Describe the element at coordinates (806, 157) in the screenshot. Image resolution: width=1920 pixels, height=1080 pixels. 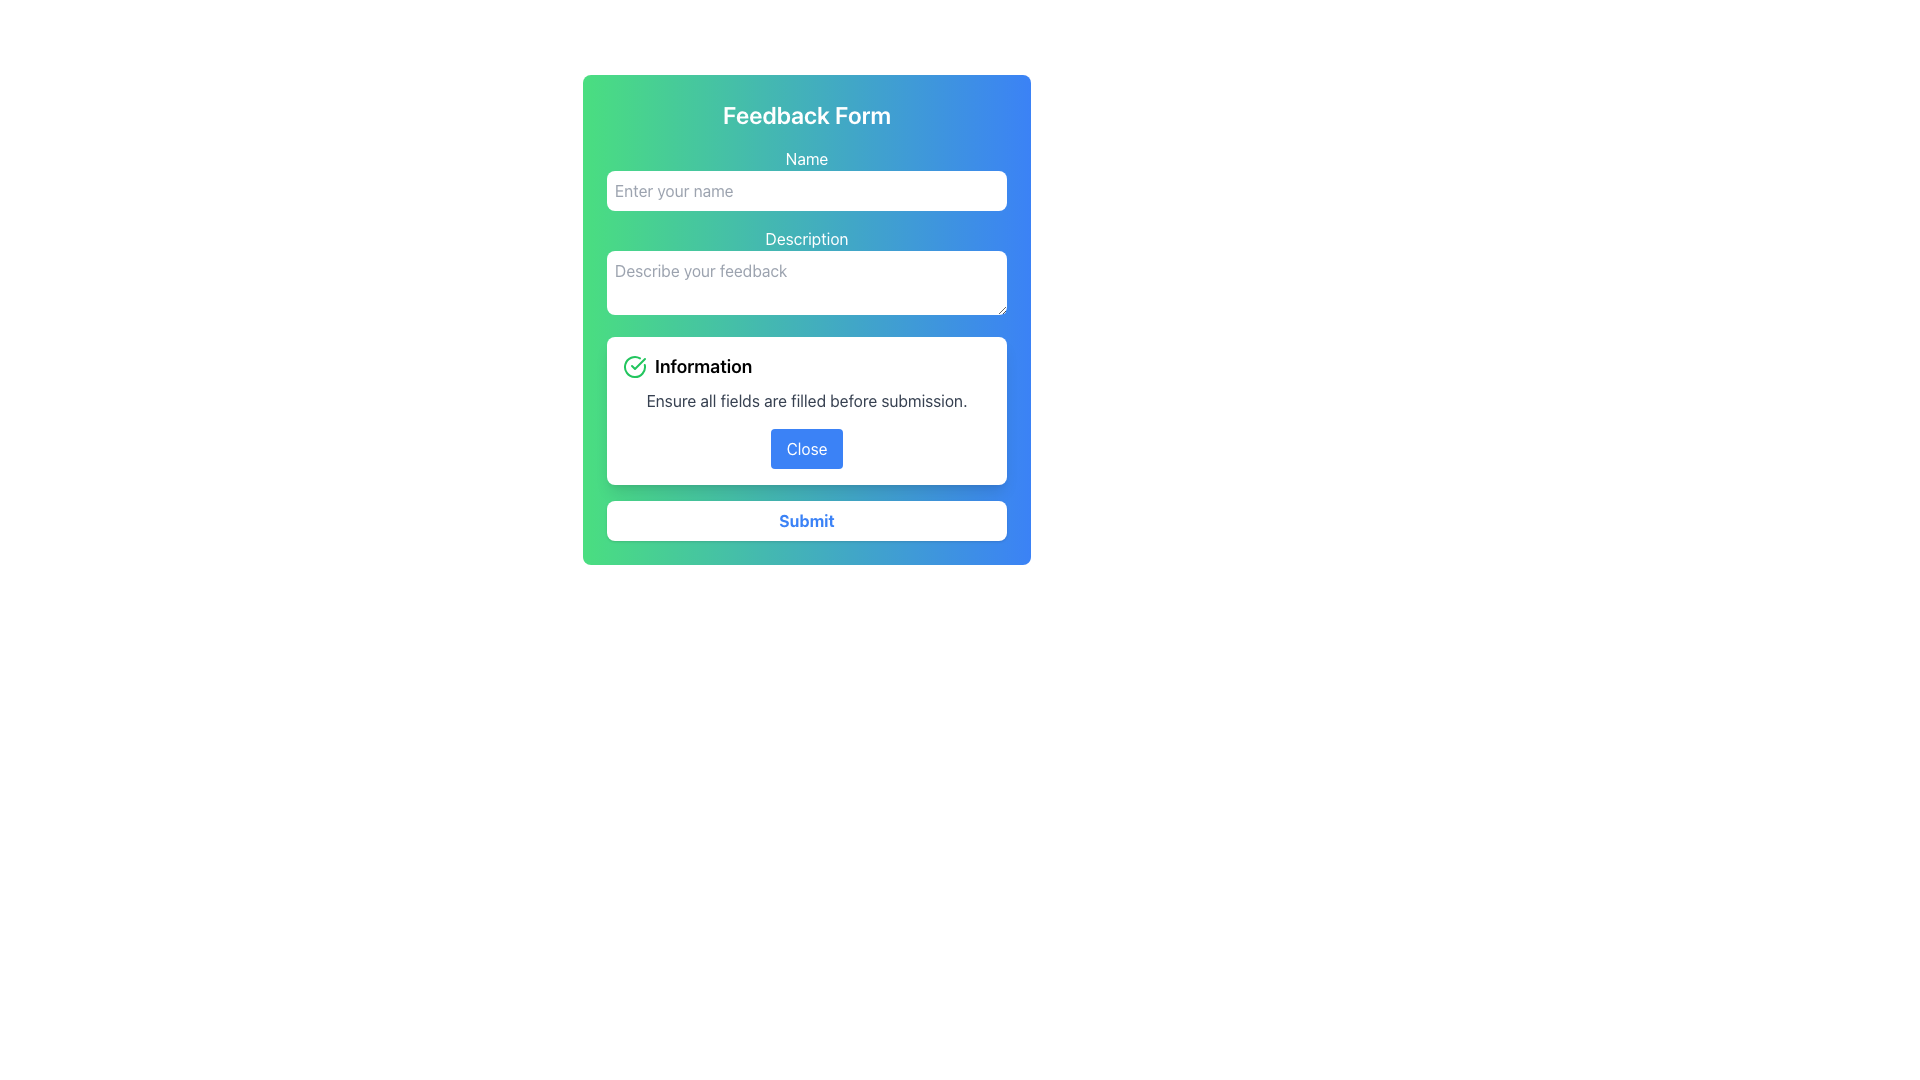
I see `the 'Name' label text which is centrally aligned above the input field labeled 'Enter your name'` at that location.